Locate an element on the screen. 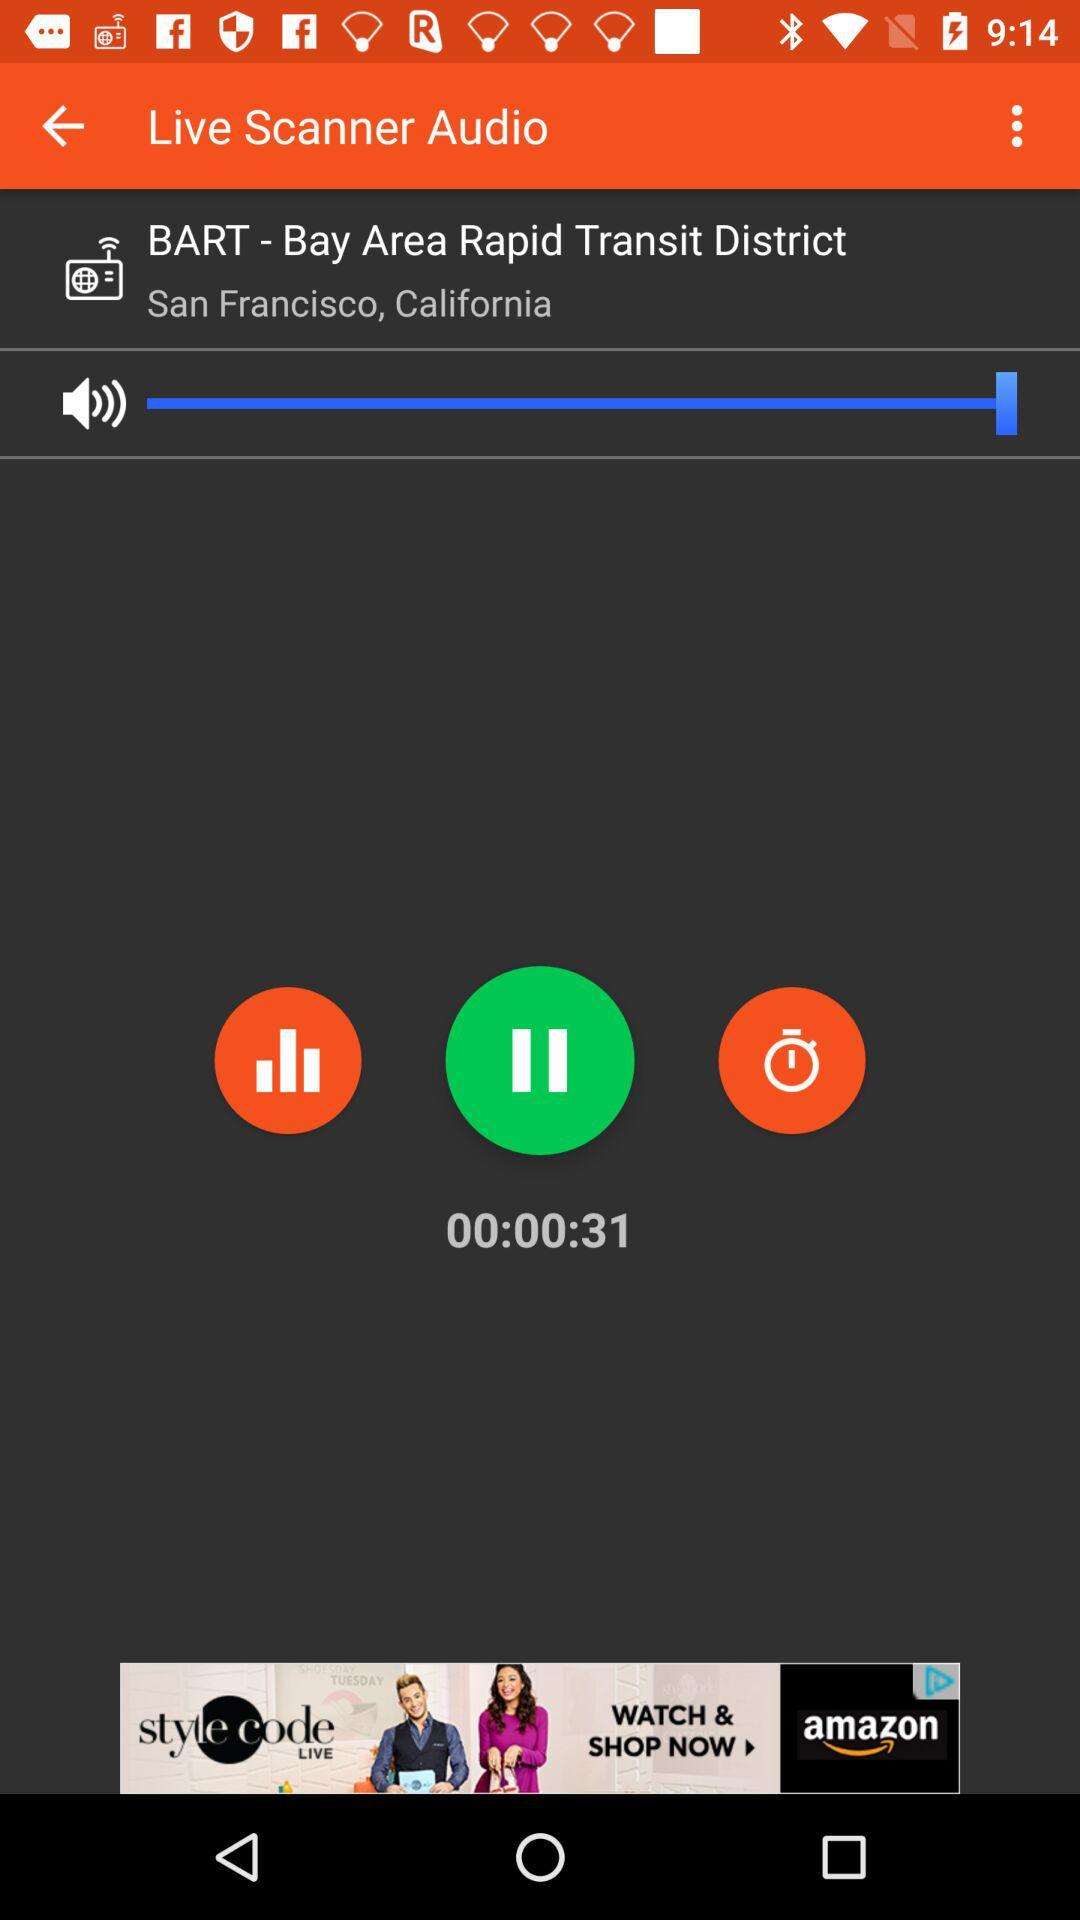 This screenshot has width=1080, height=1920. time option is located at coordinates (790, 1059).